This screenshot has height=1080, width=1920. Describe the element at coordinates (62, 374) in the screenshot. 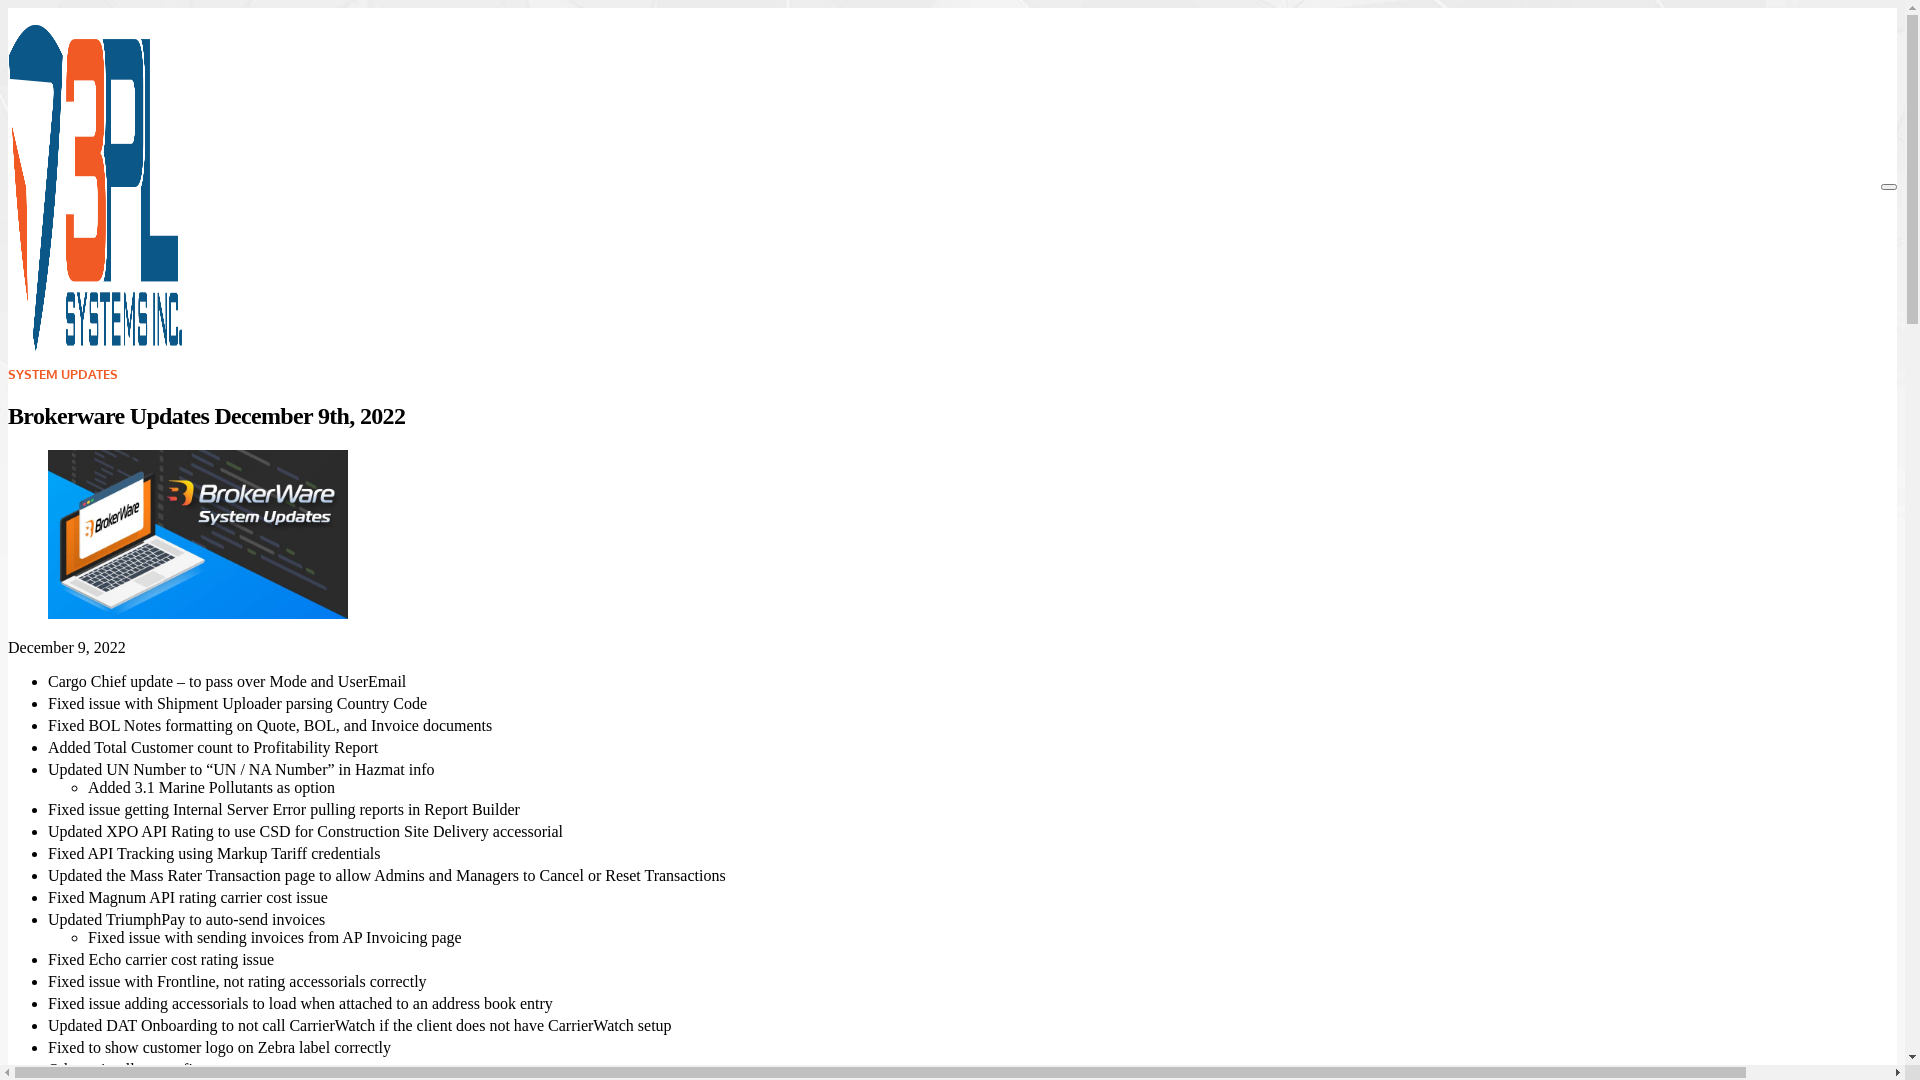

I see `'SYSTEM UPDATES'` at that location.